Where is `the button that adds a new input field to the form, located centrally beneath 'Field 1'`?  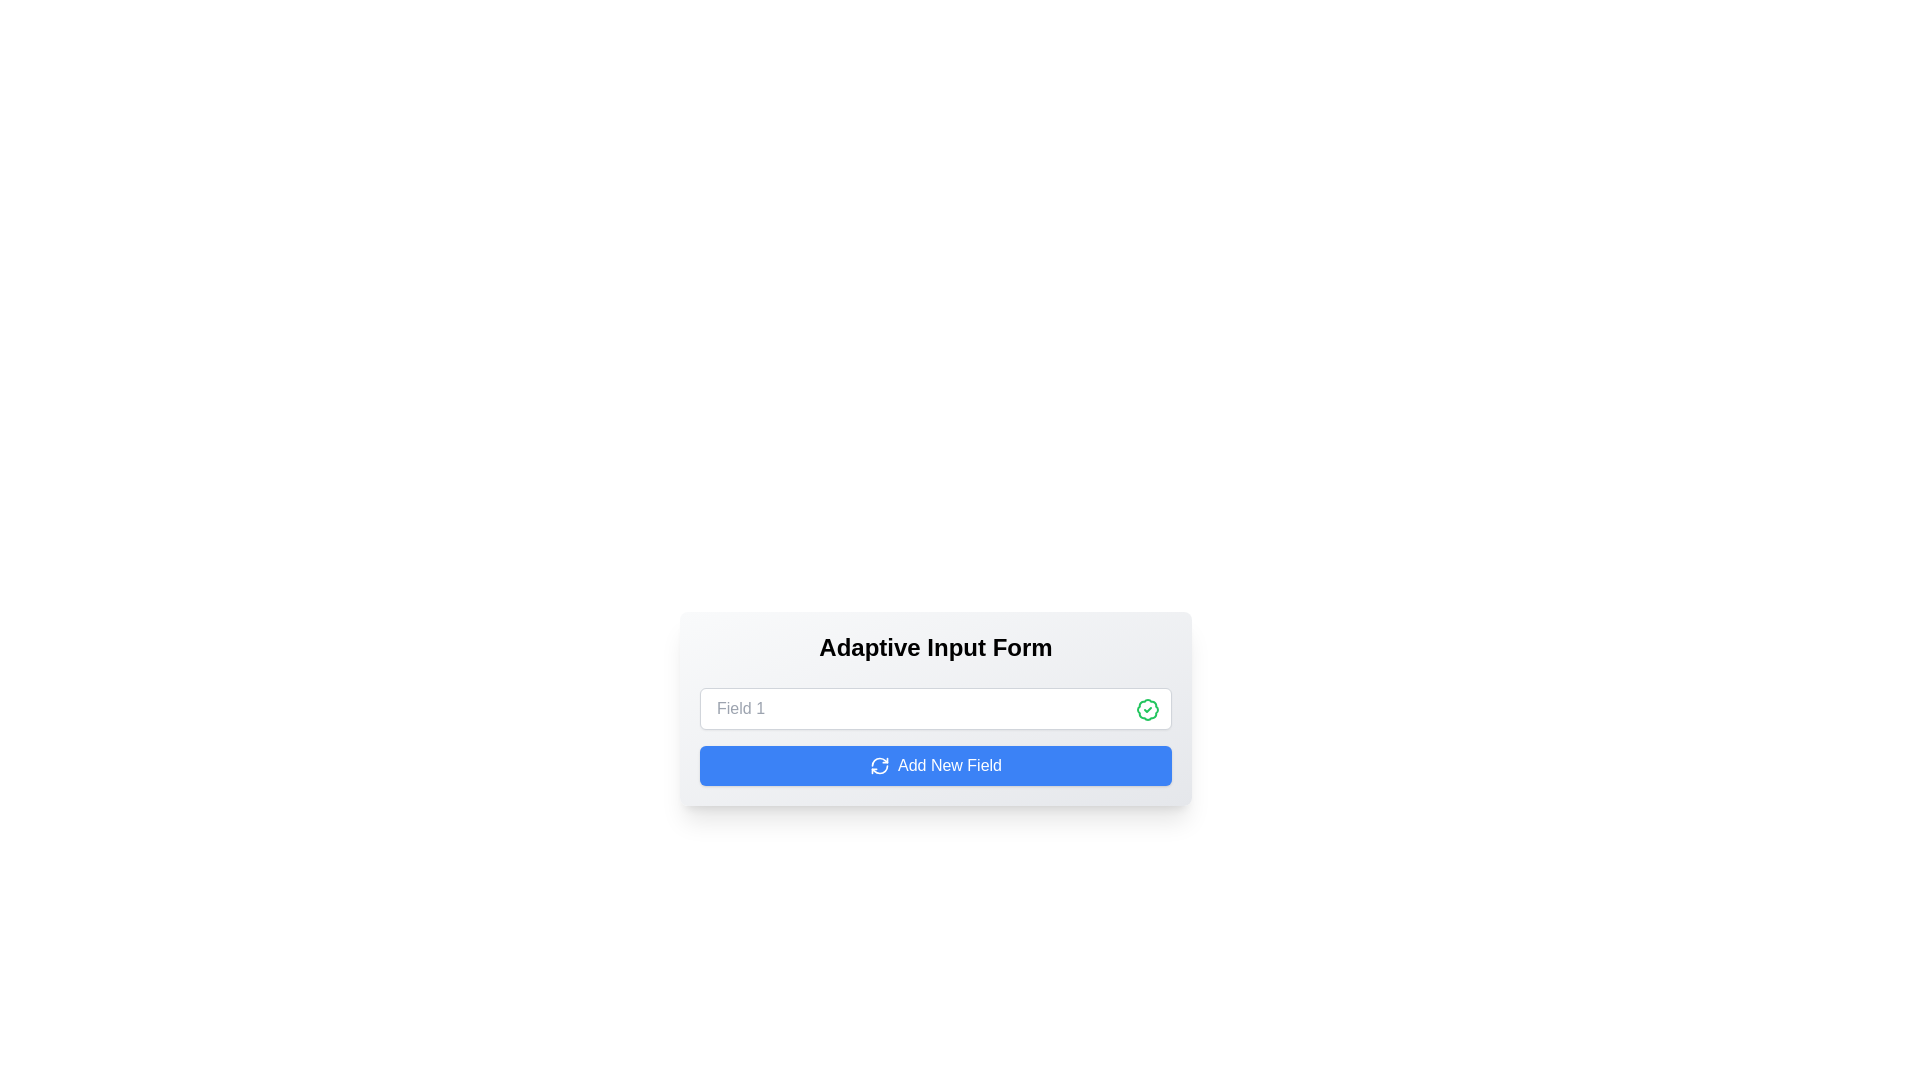 the button that adds a new input field to the form, located centrally beneath 'Field 1' is located at coordinates (935, 765).